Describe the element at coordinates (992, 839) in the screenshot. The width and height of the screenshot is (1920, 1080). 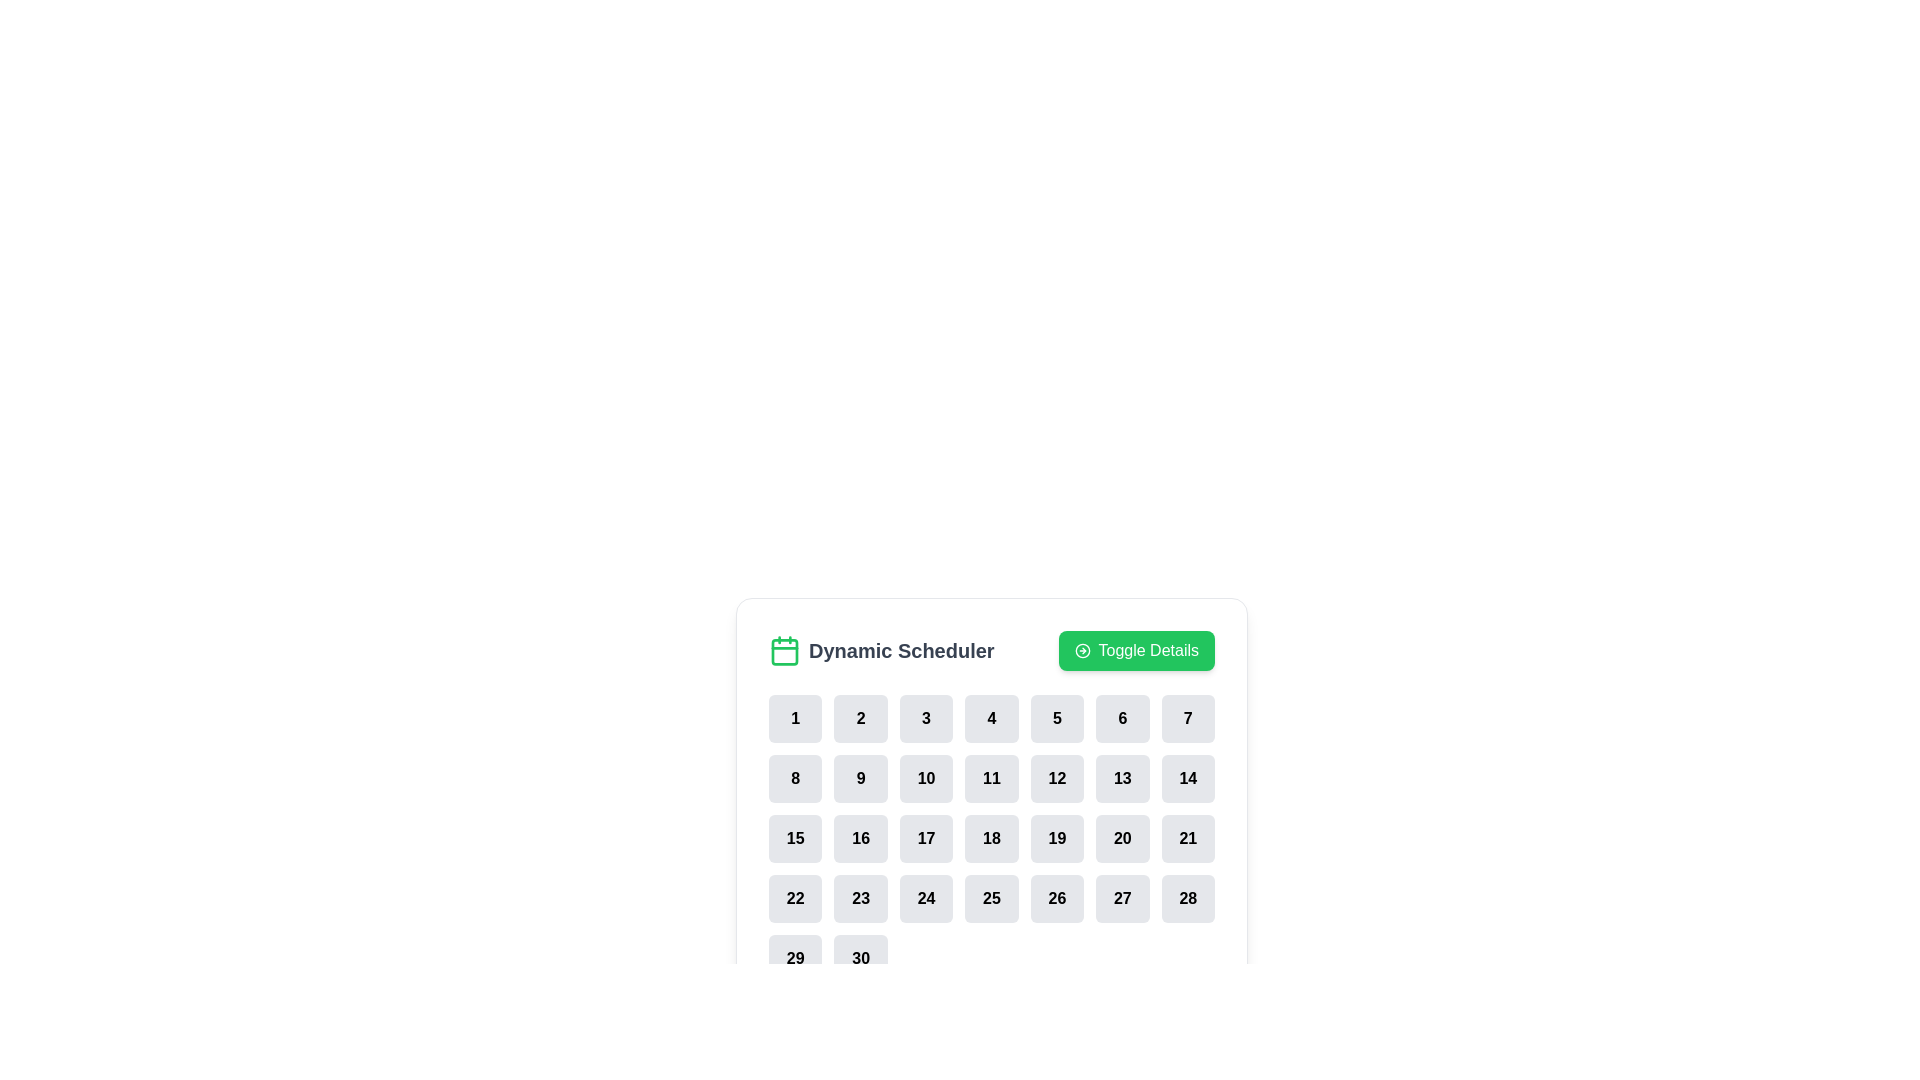
I see `a cell in the grid layout of the 'Dynamic Scheduler'` at that location.